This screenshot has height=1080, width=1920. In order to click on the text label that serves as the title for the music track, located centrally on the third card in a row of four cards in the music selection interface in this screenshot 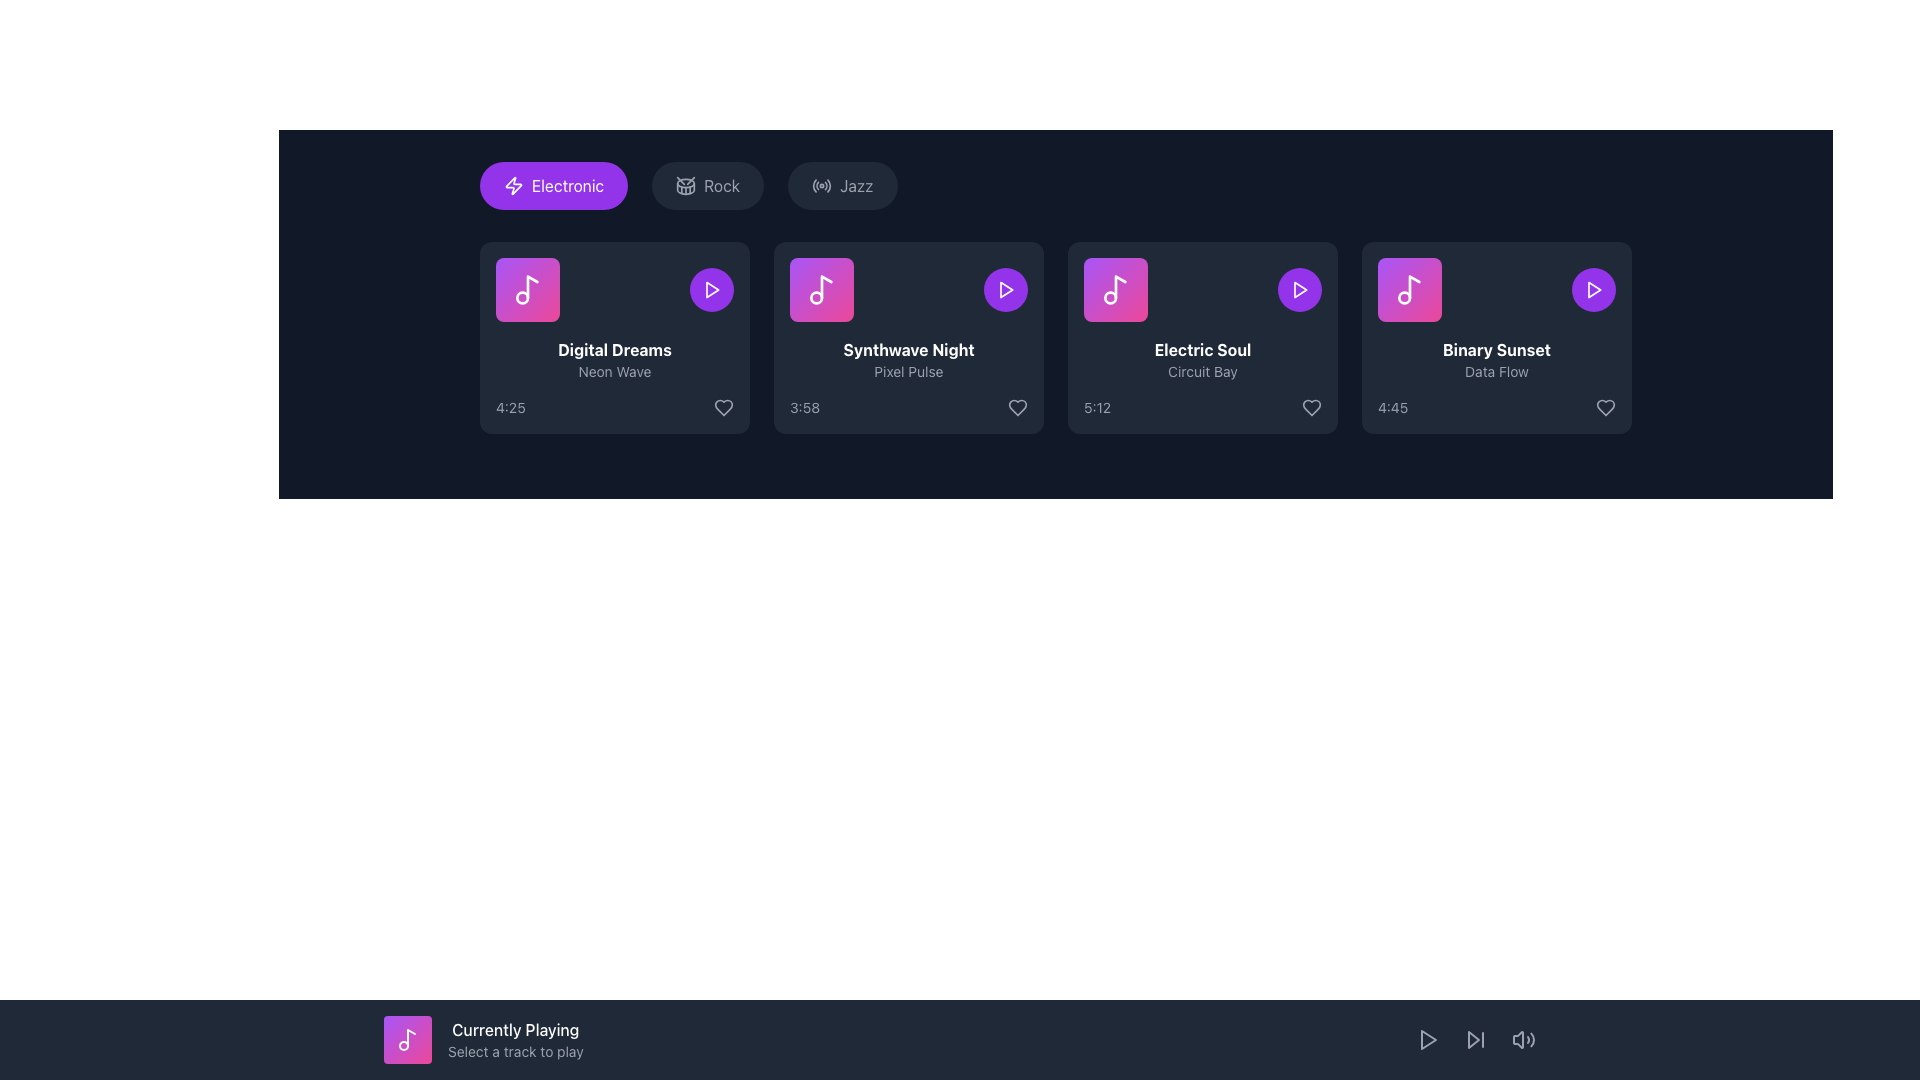, I will do `click(907, 349)`.